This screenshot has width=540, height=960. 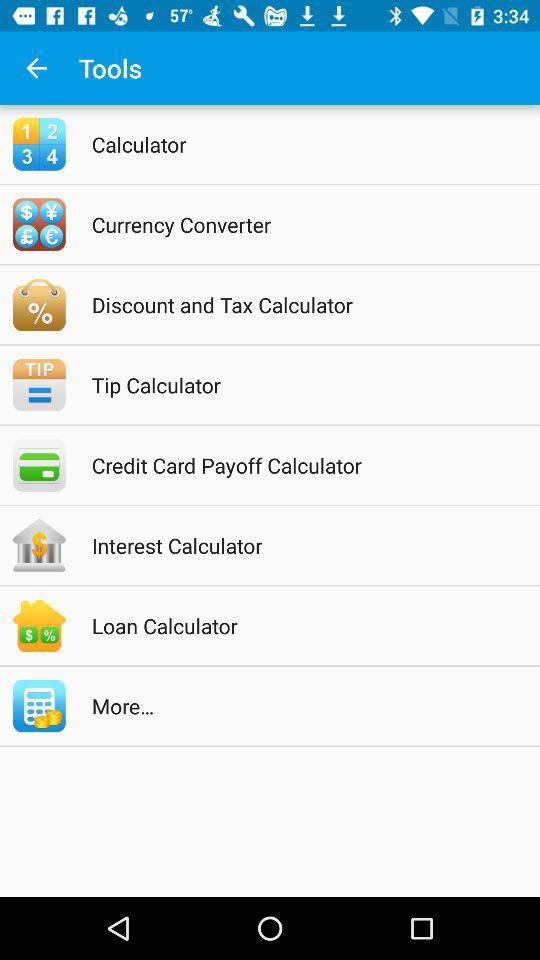 I want to click on the icon which is left to the tip calculator, so click(x=39, y=383).